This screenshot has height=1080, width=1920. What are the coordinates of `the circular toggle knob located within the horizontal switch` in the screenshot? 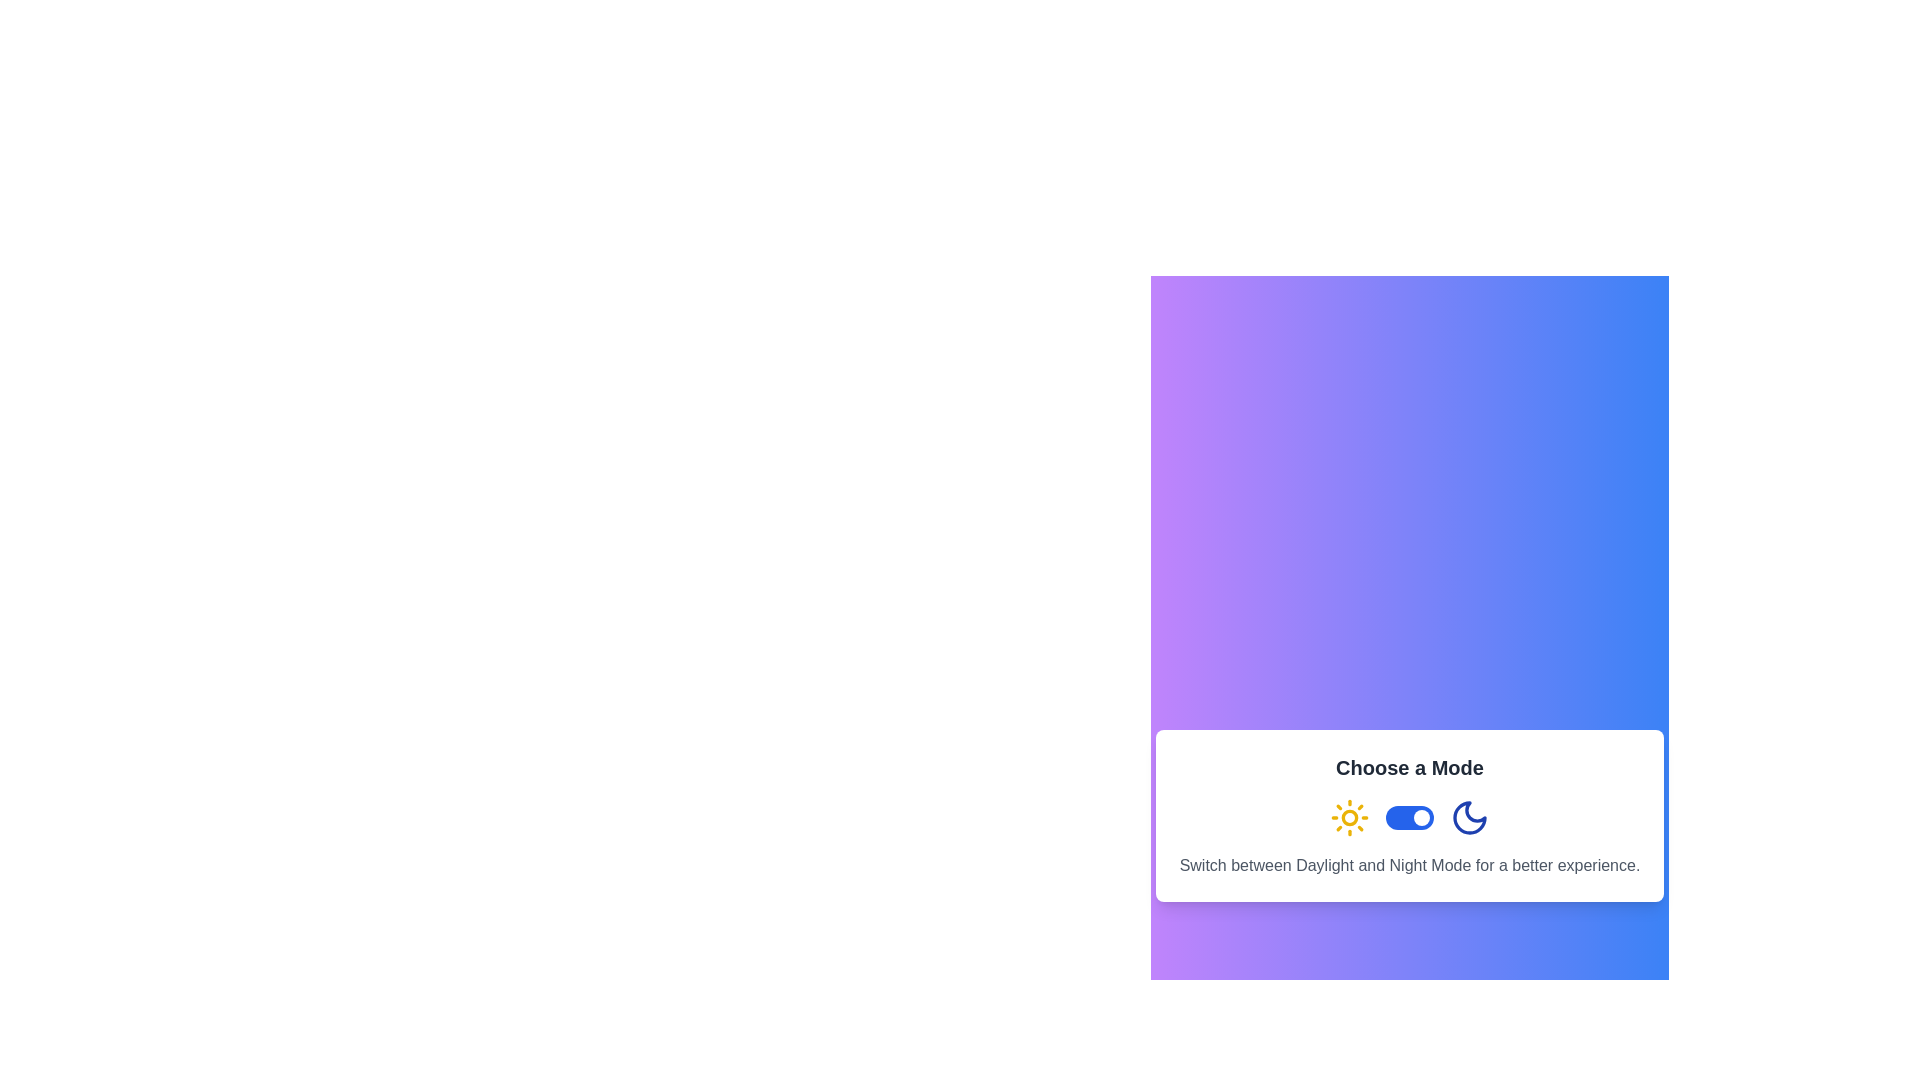 It's located at (1420, 817).